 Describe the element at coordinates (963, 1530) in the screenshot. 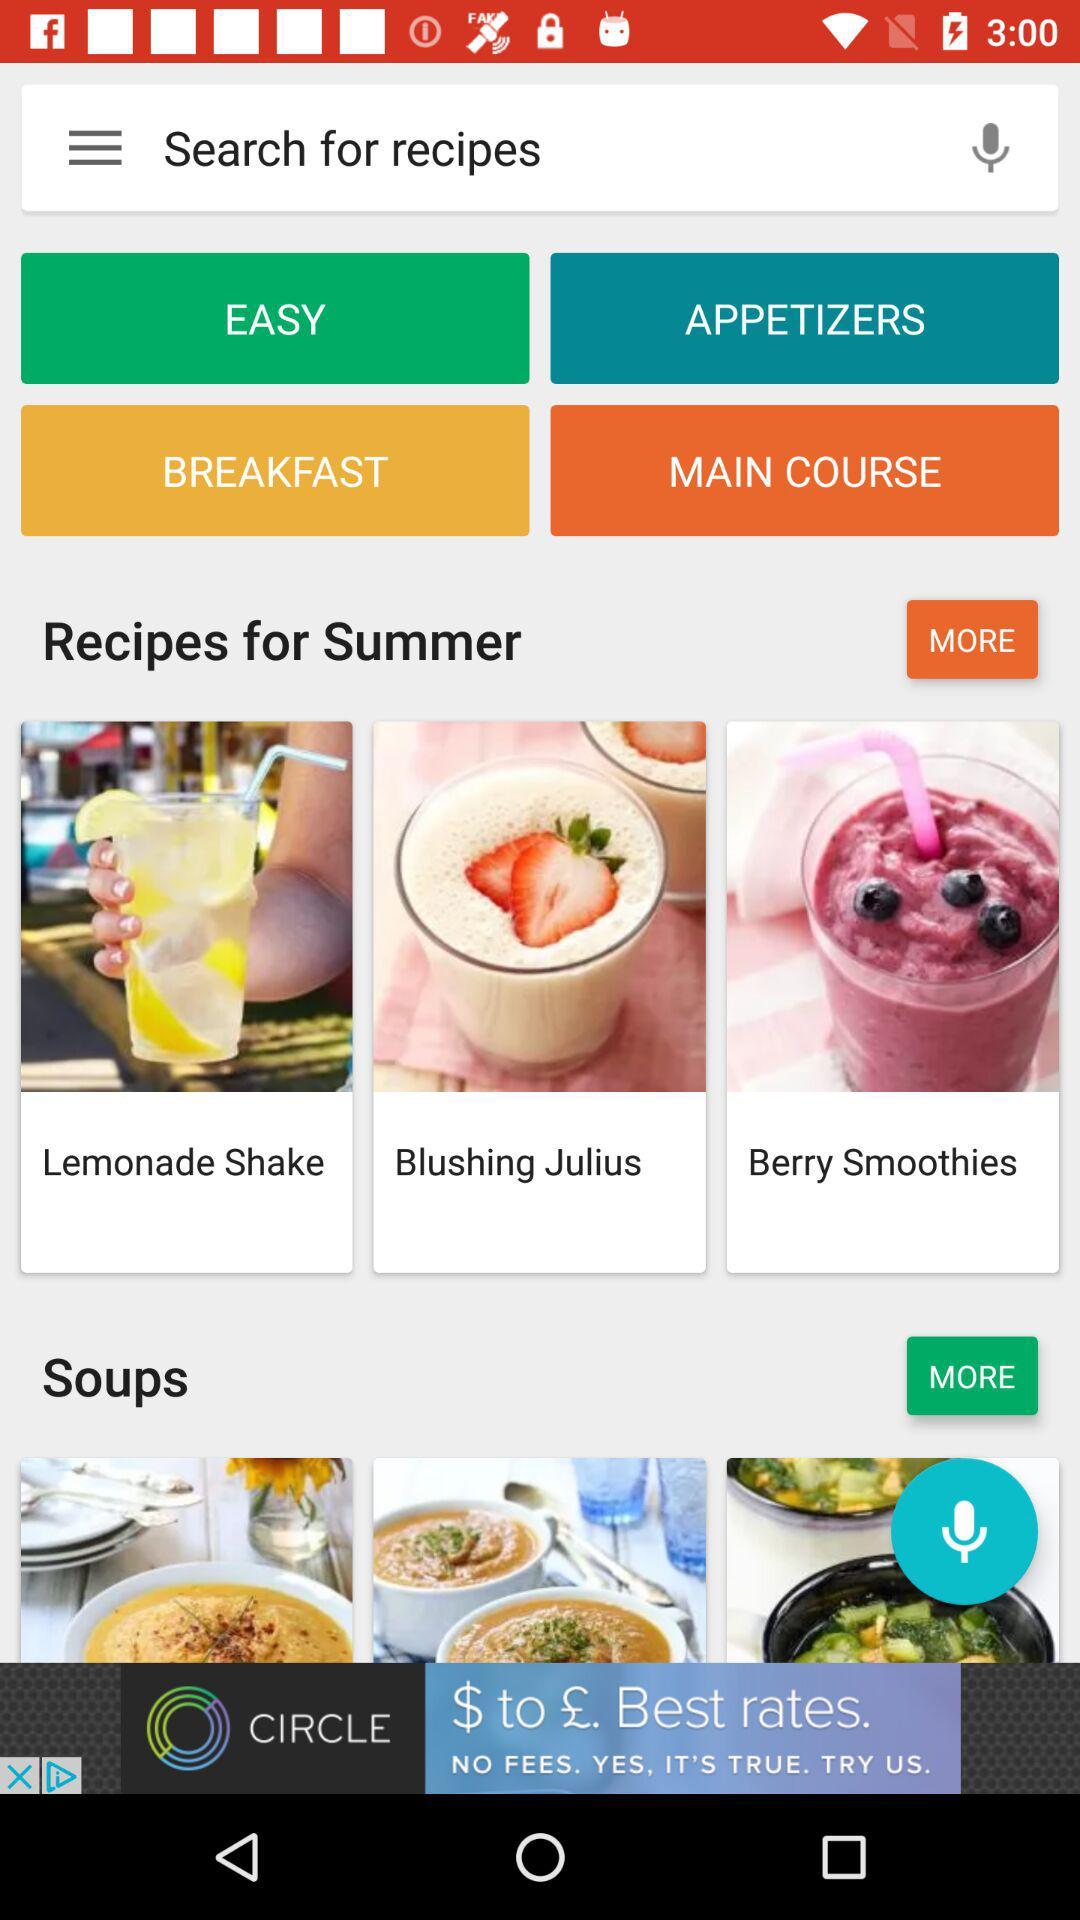

I see `mike for searching` at that location.